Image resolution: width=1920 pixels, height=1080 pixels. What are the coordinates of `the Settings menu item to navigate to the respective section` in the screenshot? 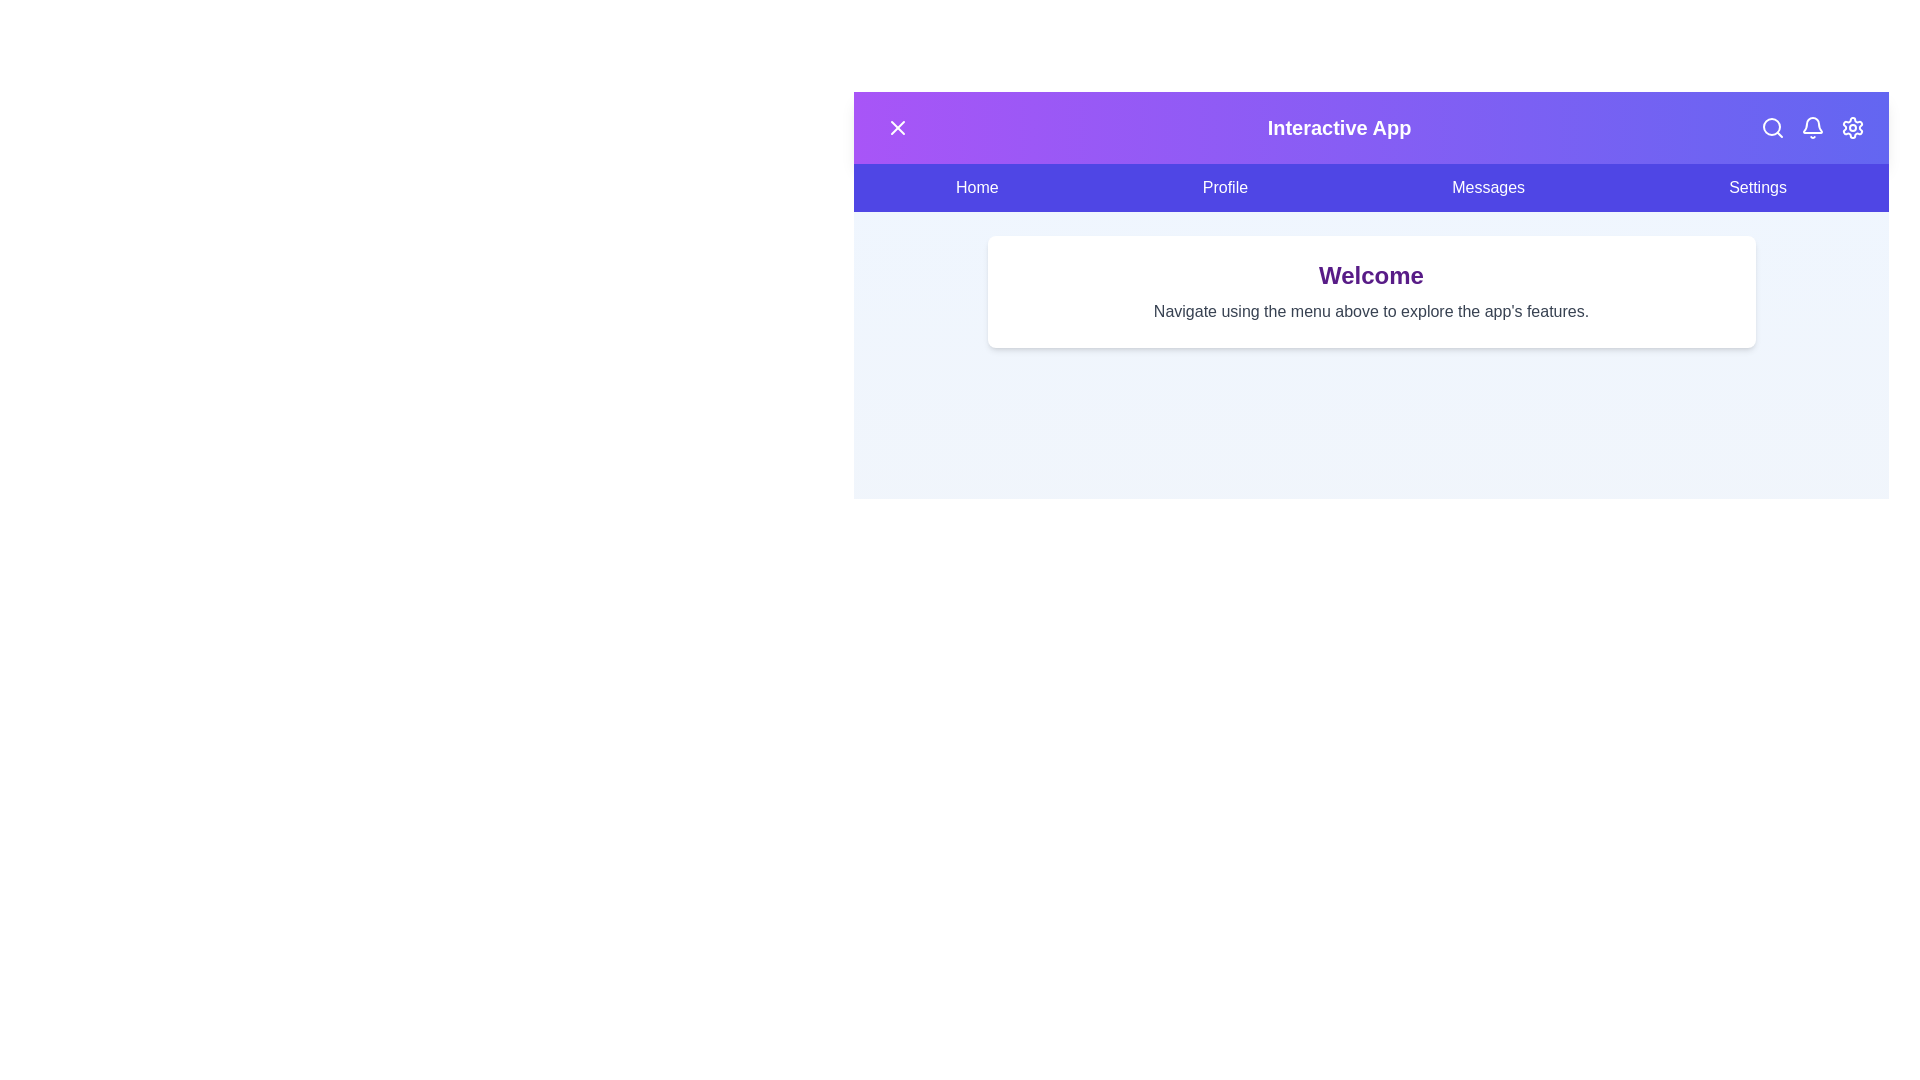 It's located at (1756, 188).